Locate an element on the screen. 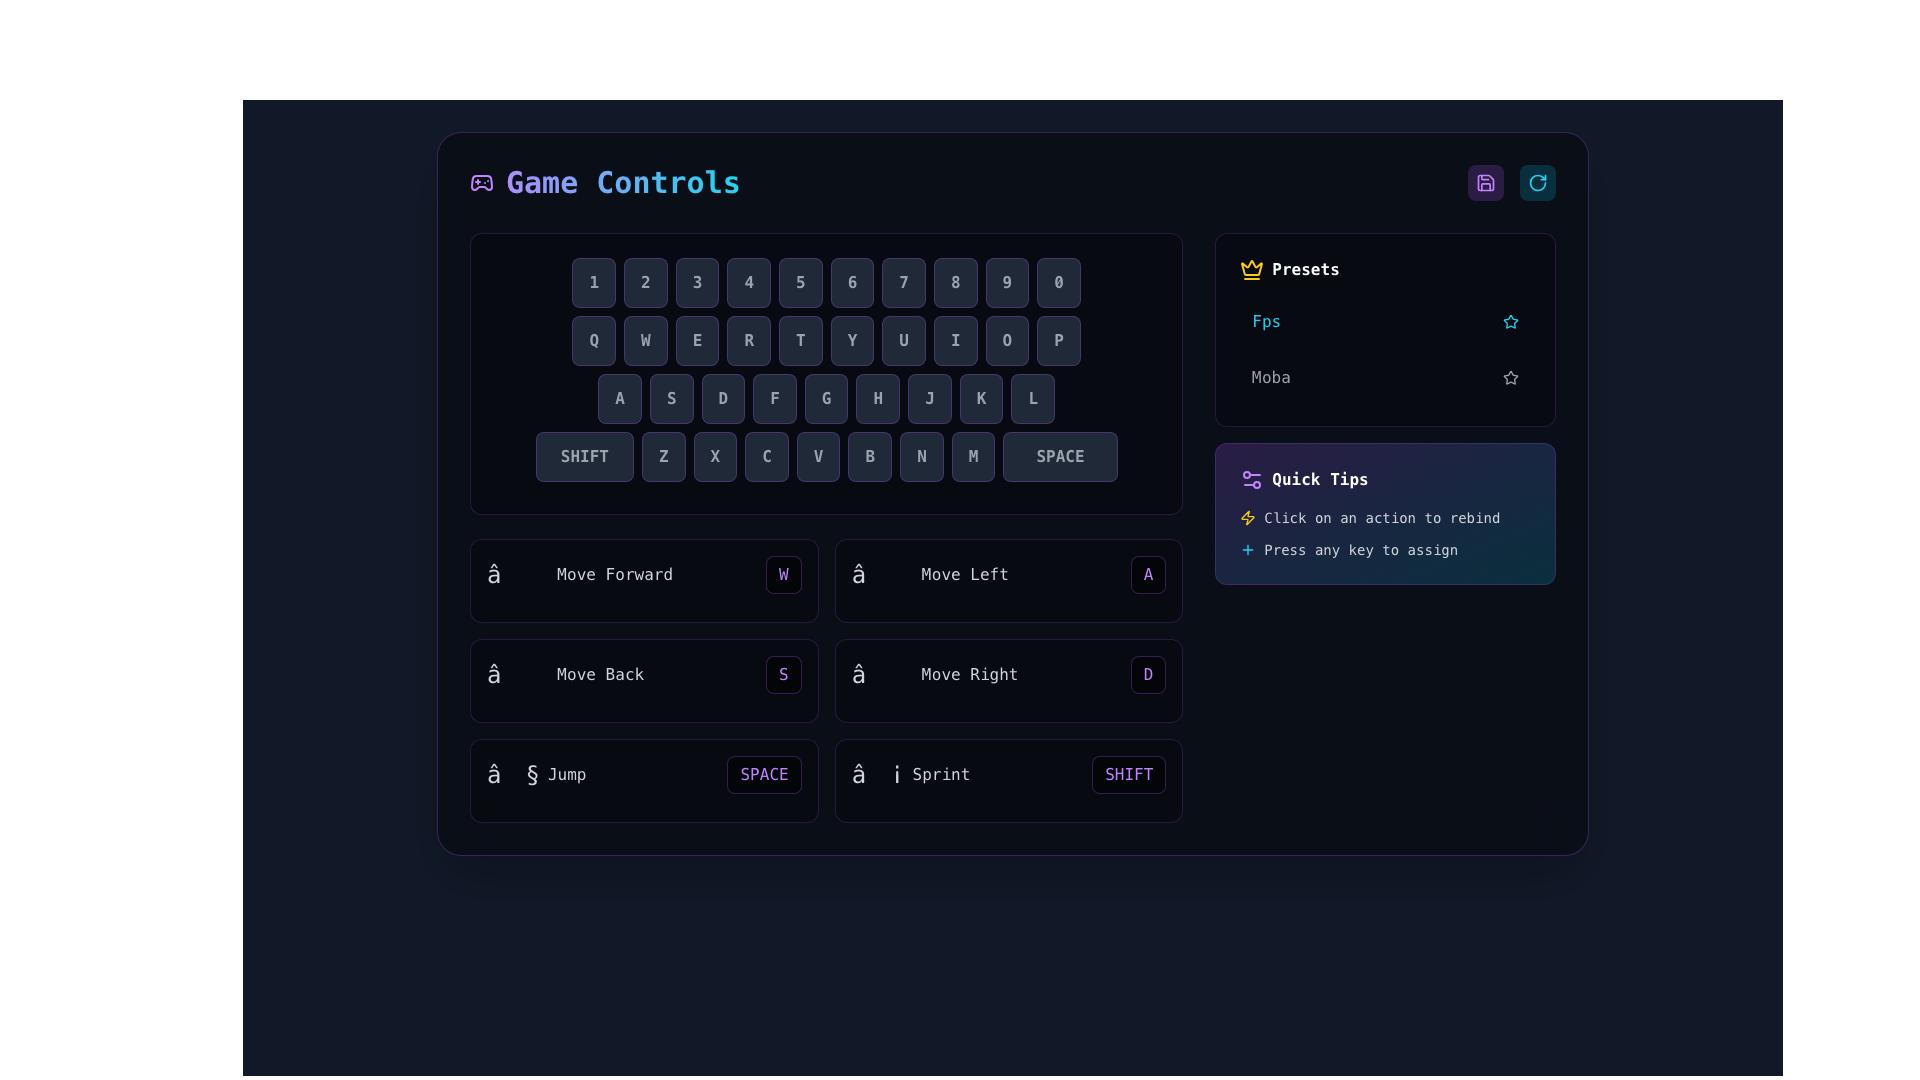  the Text and icon label consisting of the '⚡' icon and the text 'Sprint' located to the left of the 'SHIFT' button in the lower section of the keyboard input diagram is located at coordinates (910, 774).